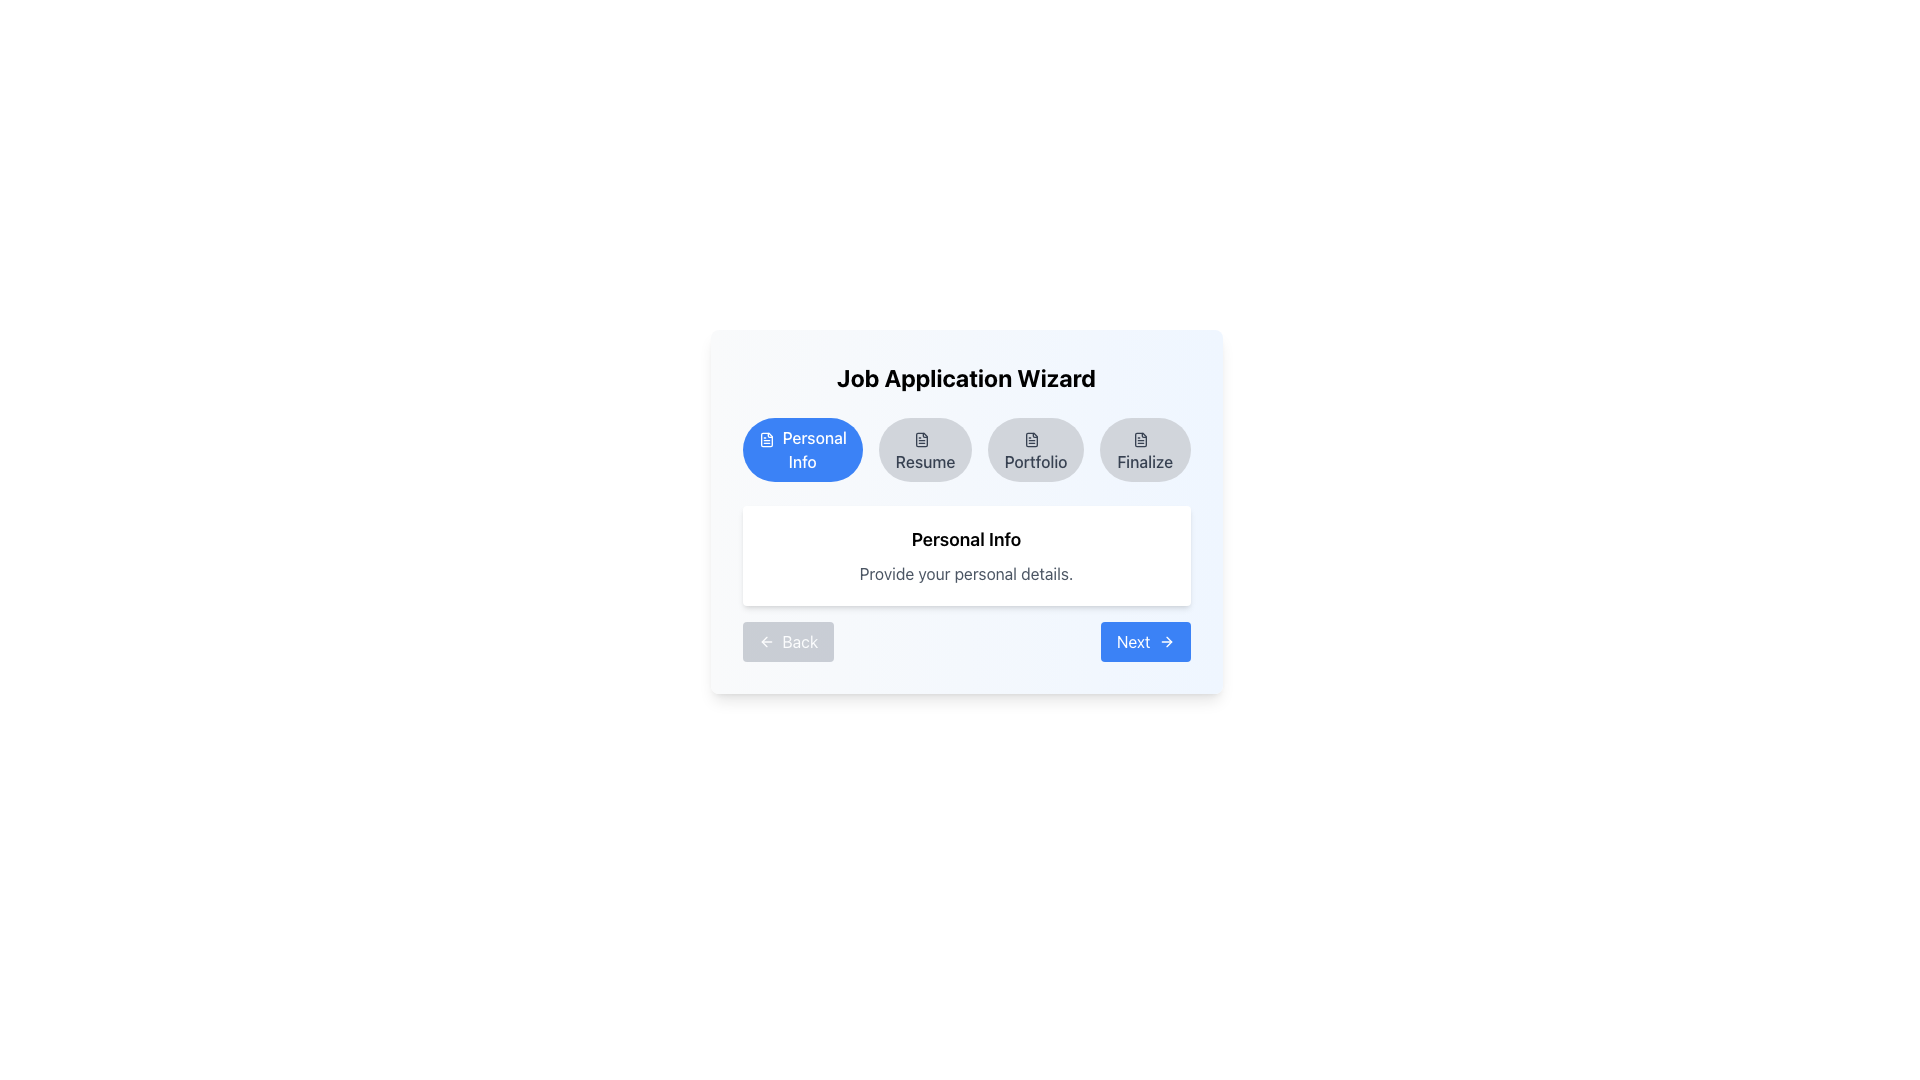  Describe the element at coordinates (920, 438) in the screenshot. I see `the outlined file icon located to the left of the 'Resume' text in the 'Job Application Wizard' interface` at that location.